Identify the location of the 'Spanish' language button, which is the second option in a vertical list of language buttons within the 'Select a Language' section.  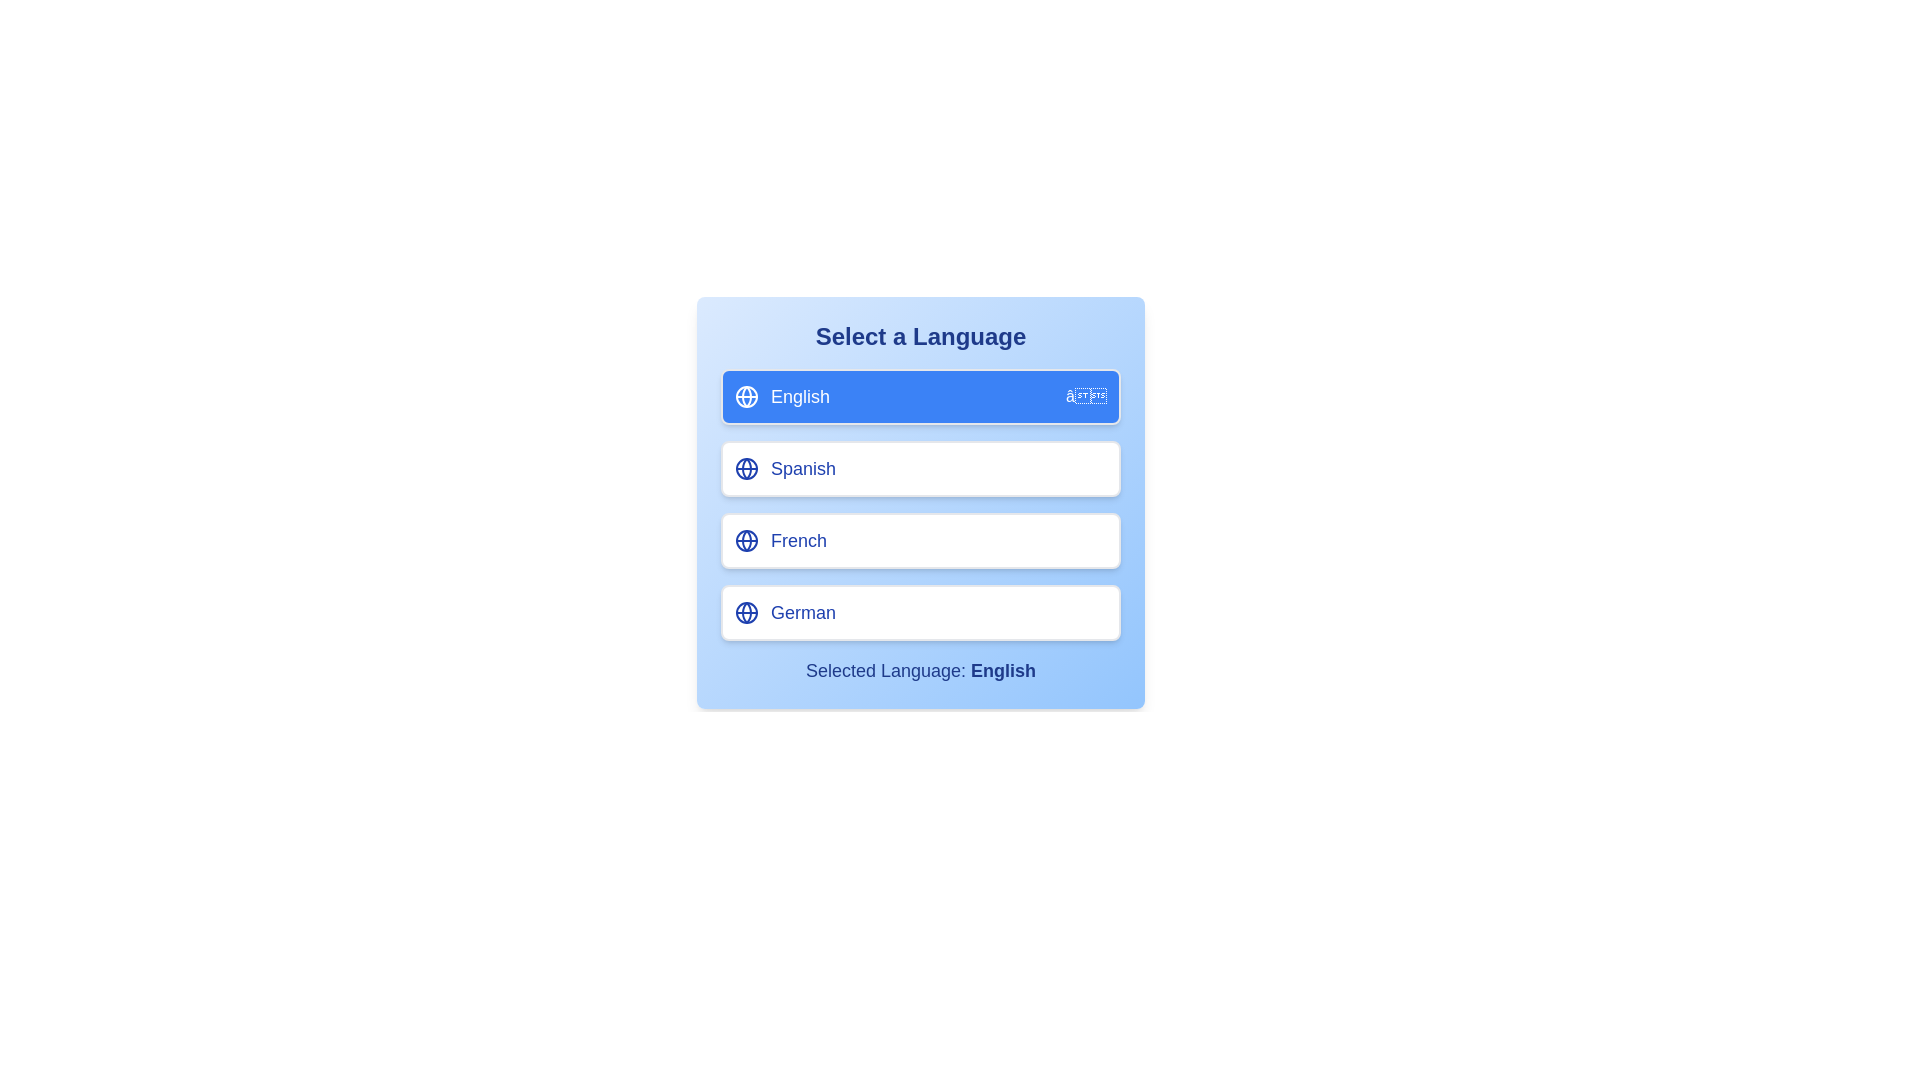
(920, 469).